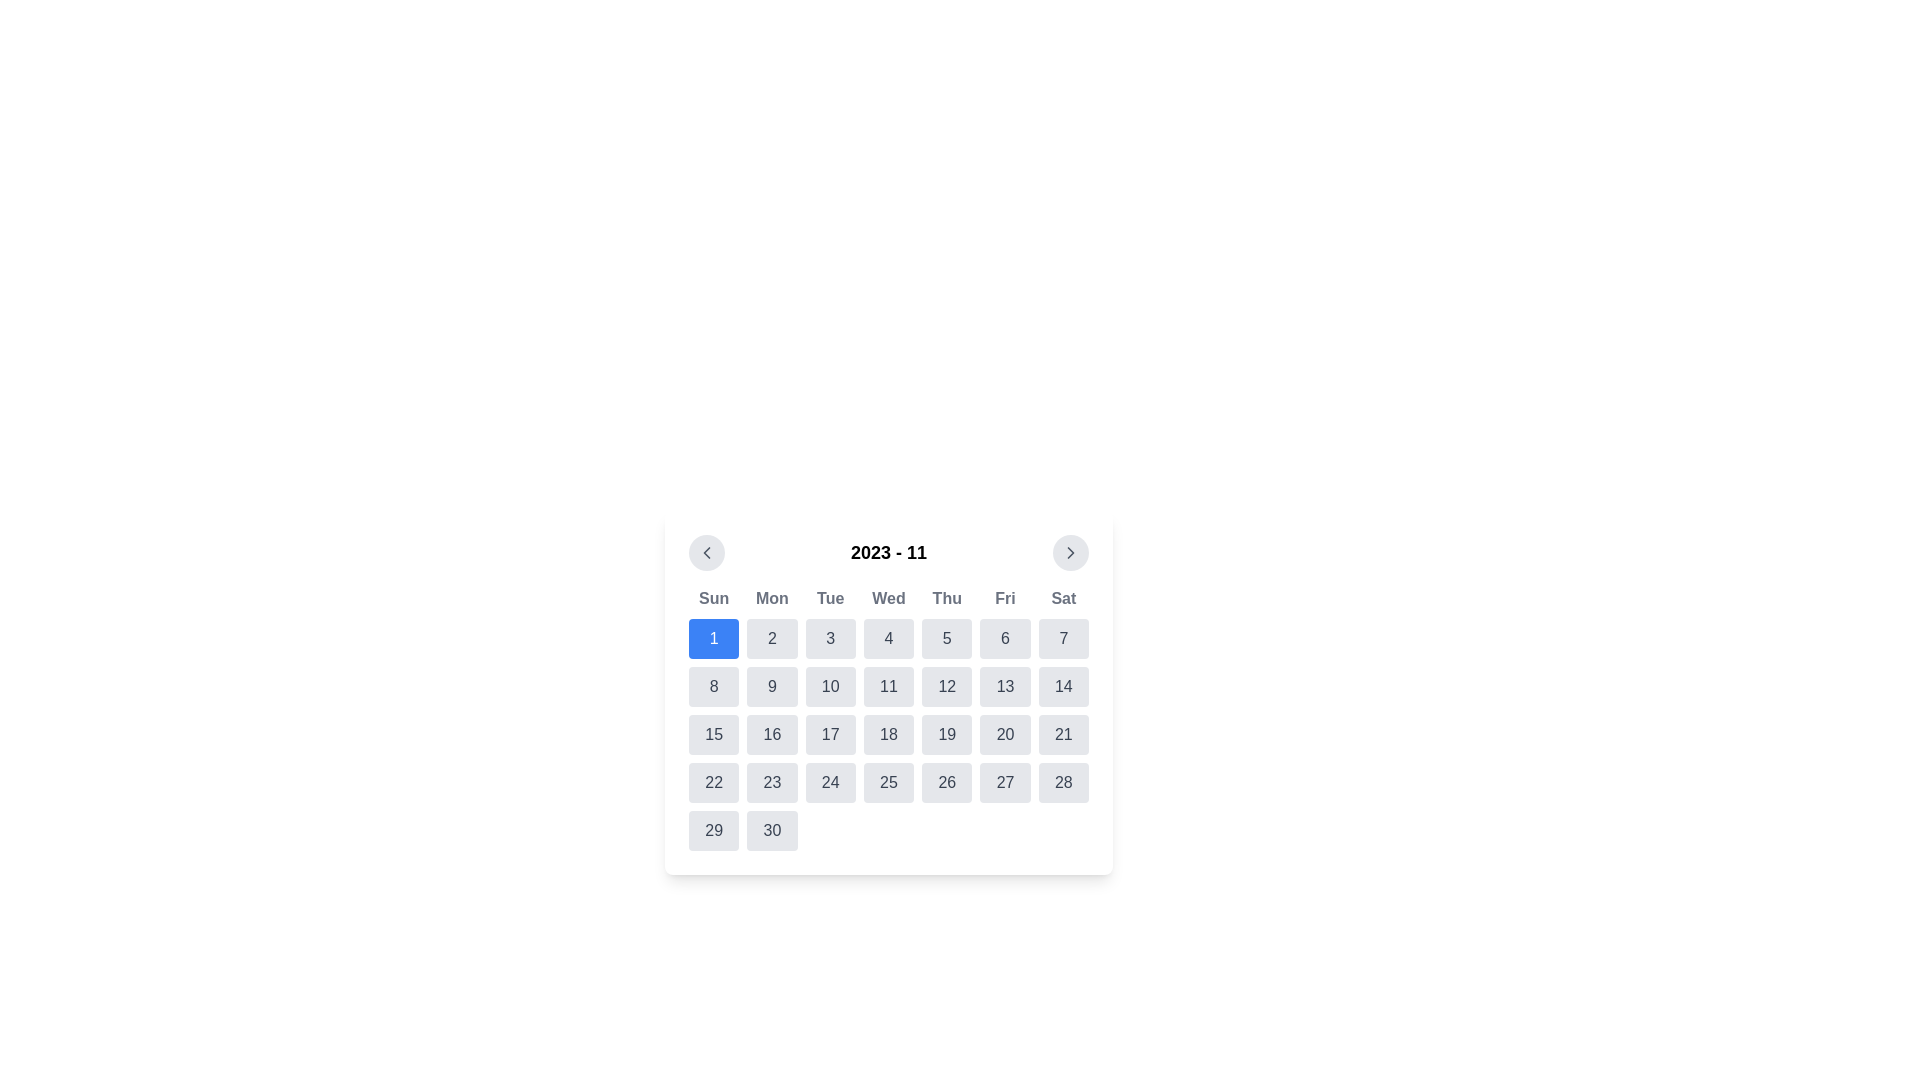 This screenshot has width=1920, height=1080. I want to click on the navigational button for moving to the next month in the calendar view, so click(1069, 552).